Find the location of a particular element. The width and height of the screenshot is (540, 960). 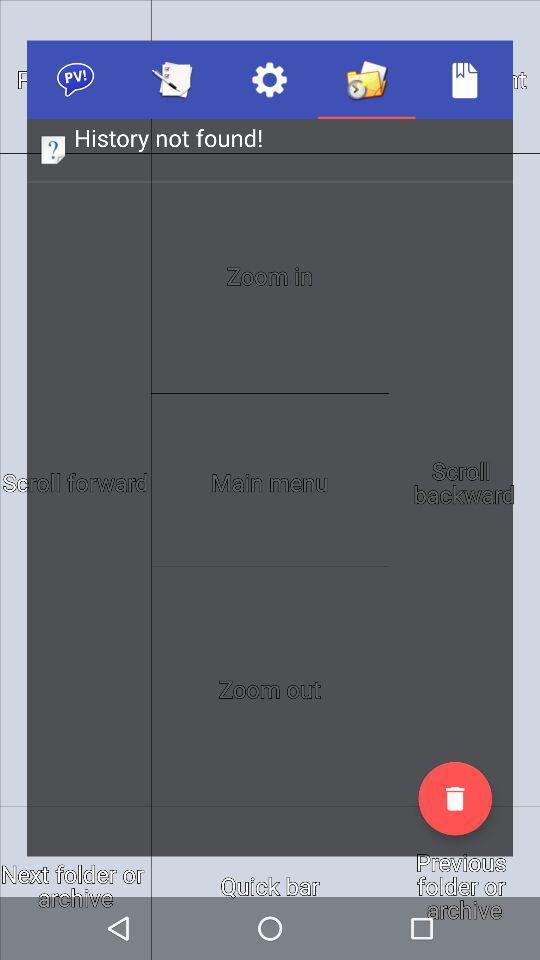

delete is located at coordinates (455, 798).